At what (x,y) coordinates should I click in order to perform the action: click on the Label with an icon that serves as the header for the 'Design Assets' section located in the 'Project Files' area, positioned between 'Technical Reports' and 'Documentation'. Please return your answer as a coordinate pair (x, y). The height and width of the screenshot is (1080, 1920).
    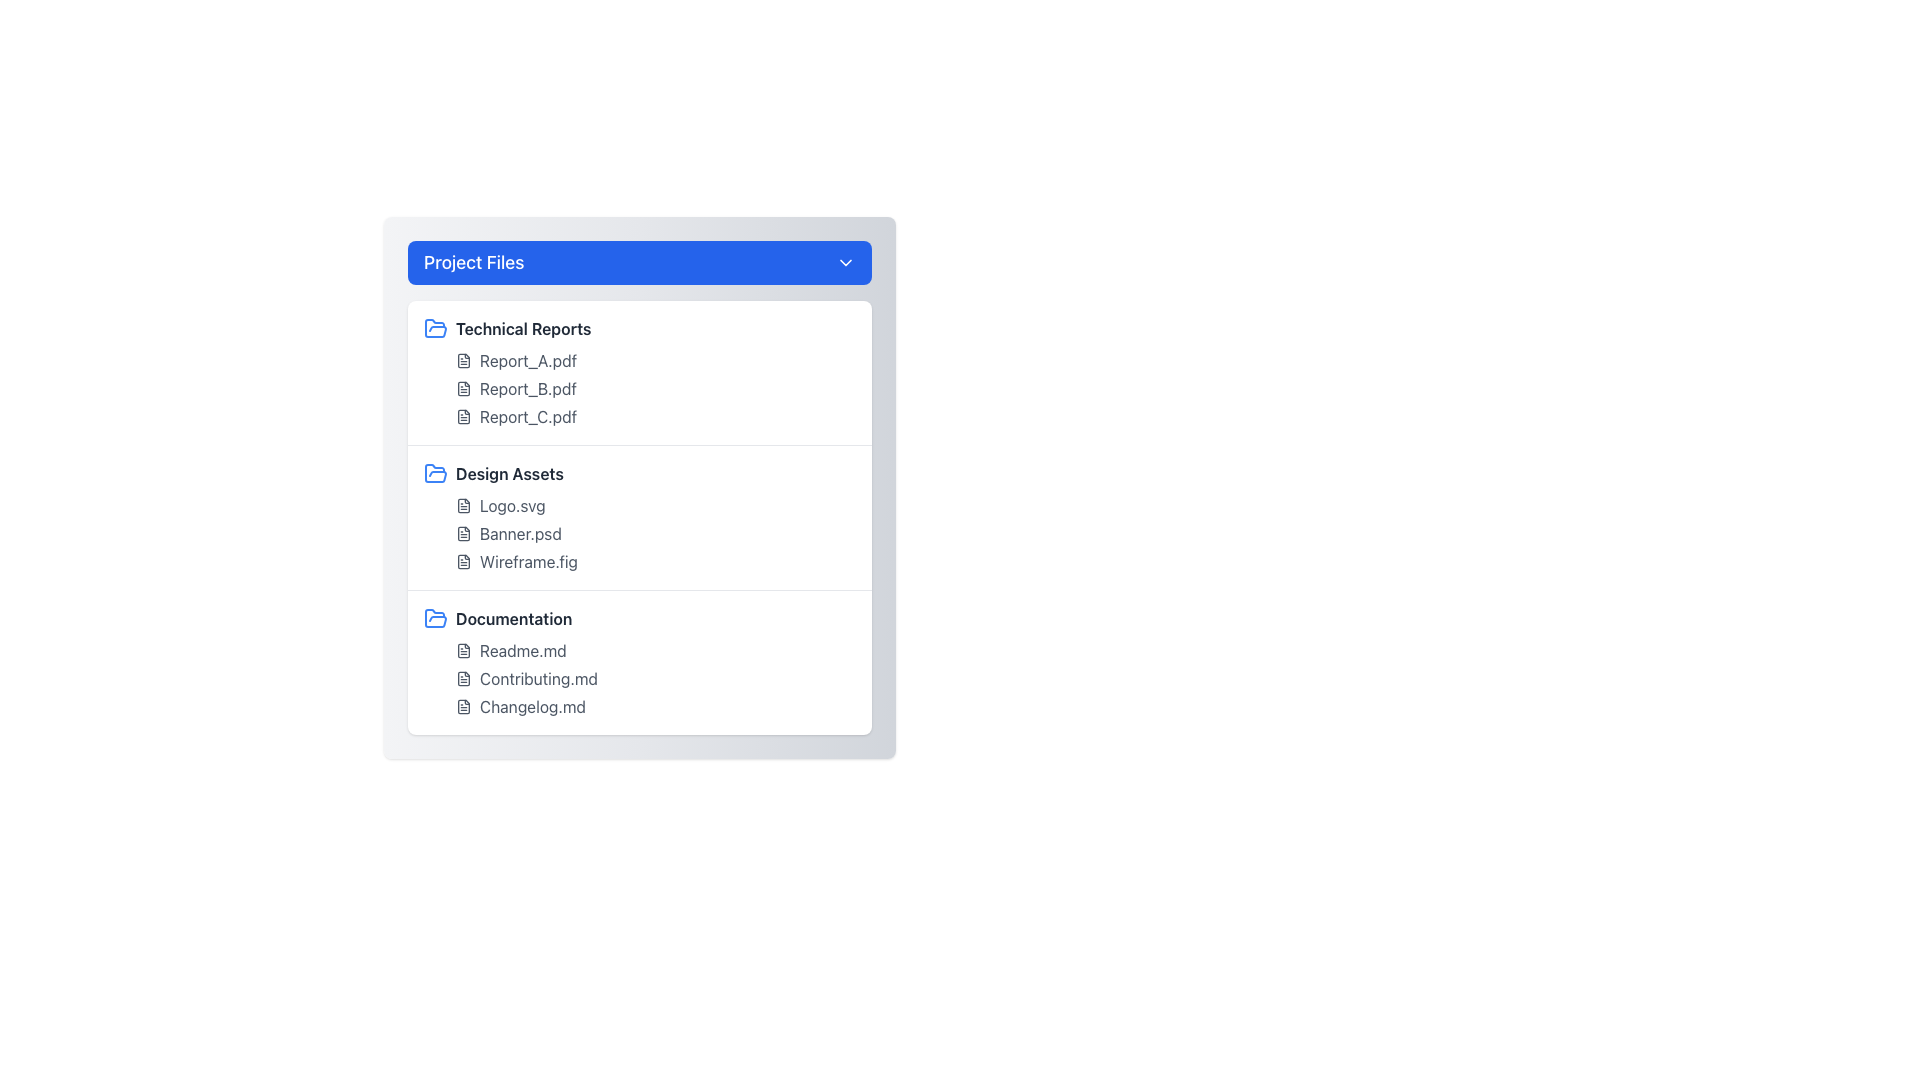
    Looking at the image, I should click on (638, 474).